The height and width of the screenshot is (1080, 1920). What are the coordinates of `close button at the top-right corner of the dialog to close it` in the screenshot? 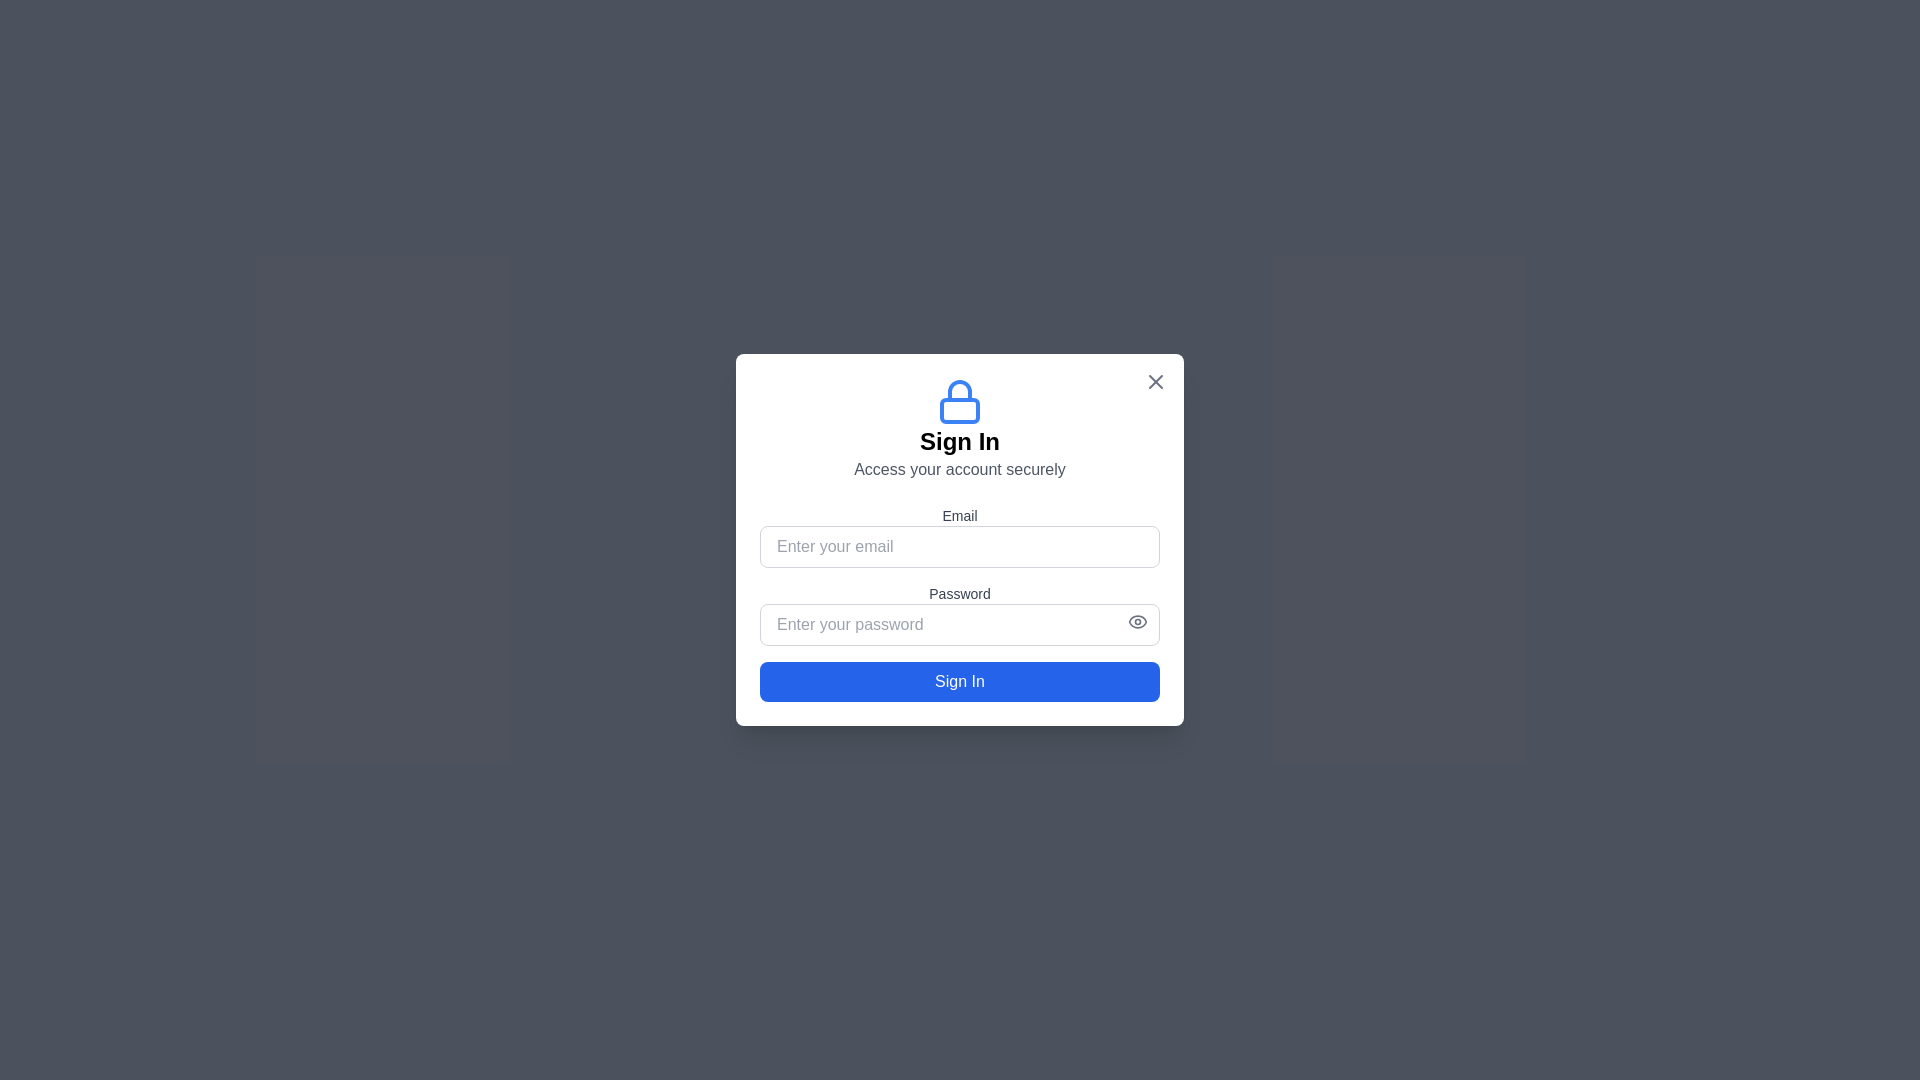 It's located at (1156, 381).